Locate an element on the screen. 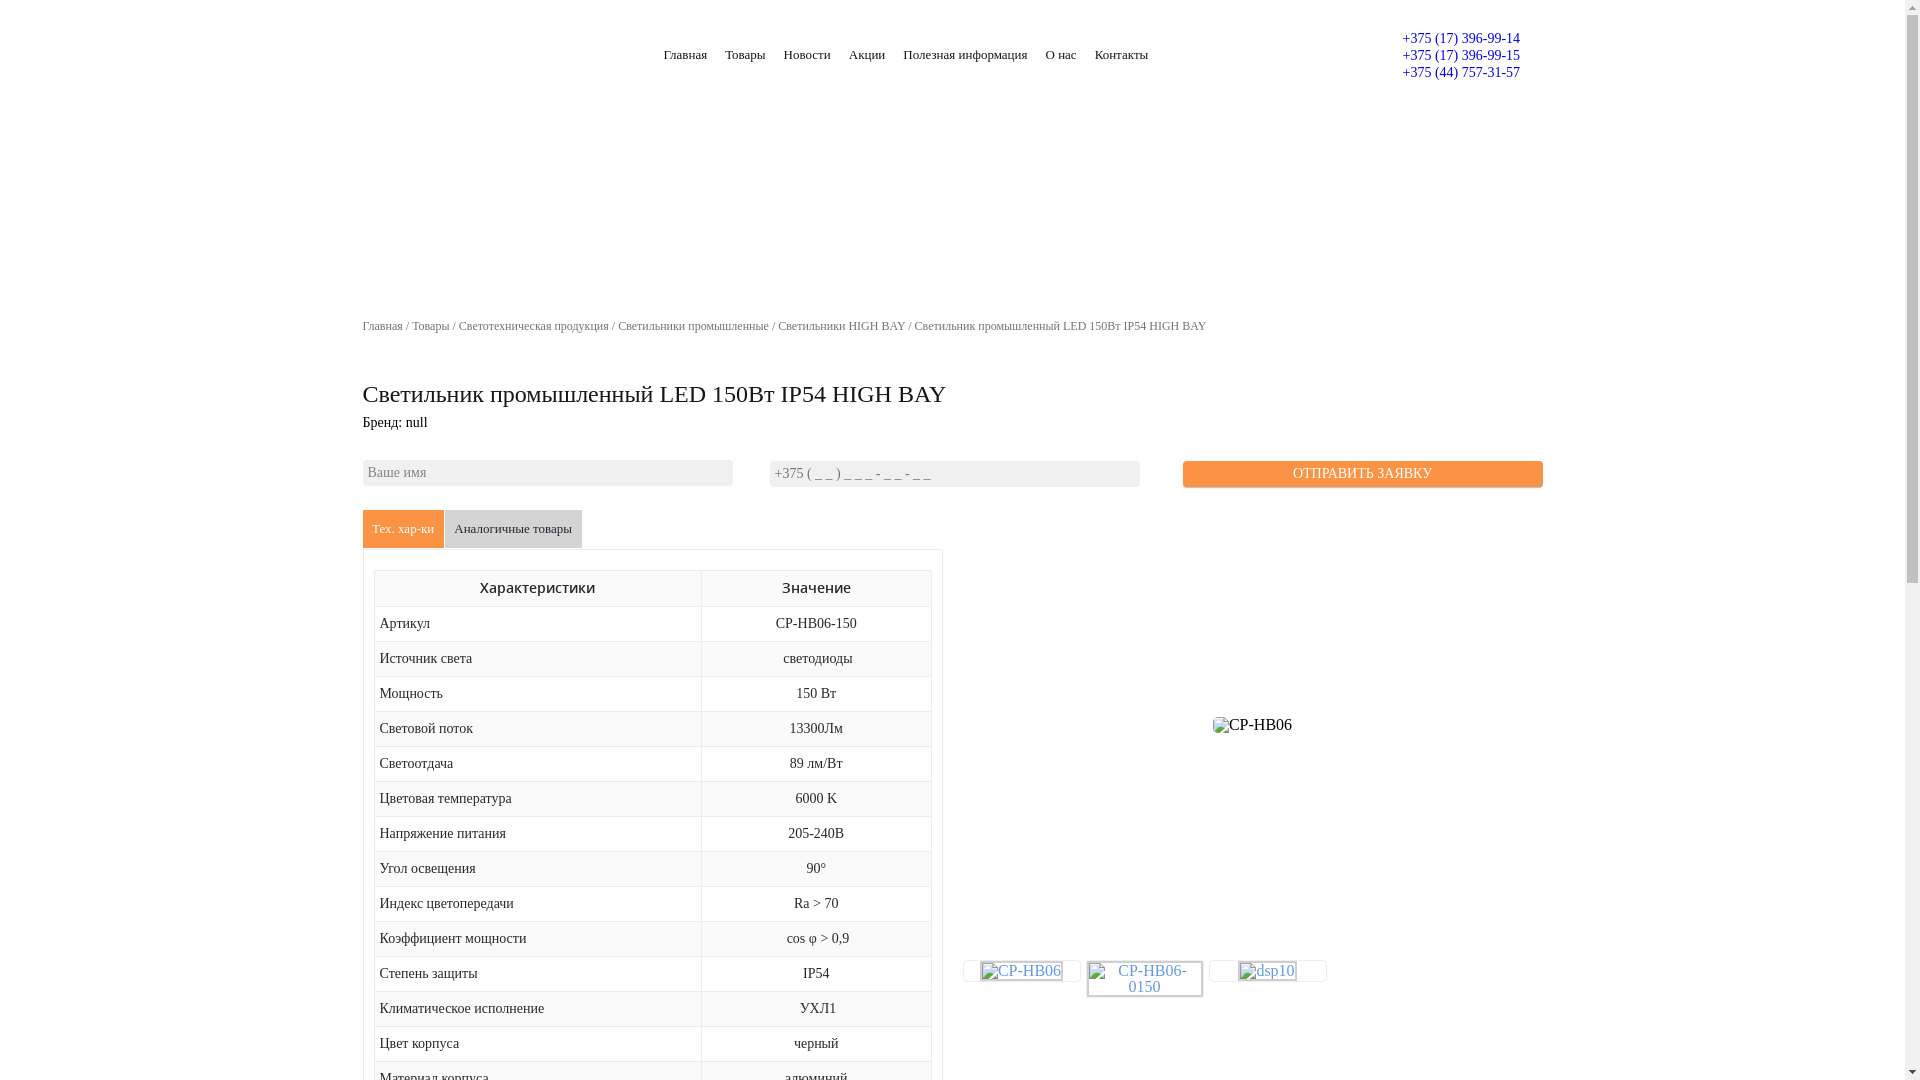 This screenshot has height=1080, width=1920. '+375 (17) 396-99-14' is located at coordinates (1460, 38).